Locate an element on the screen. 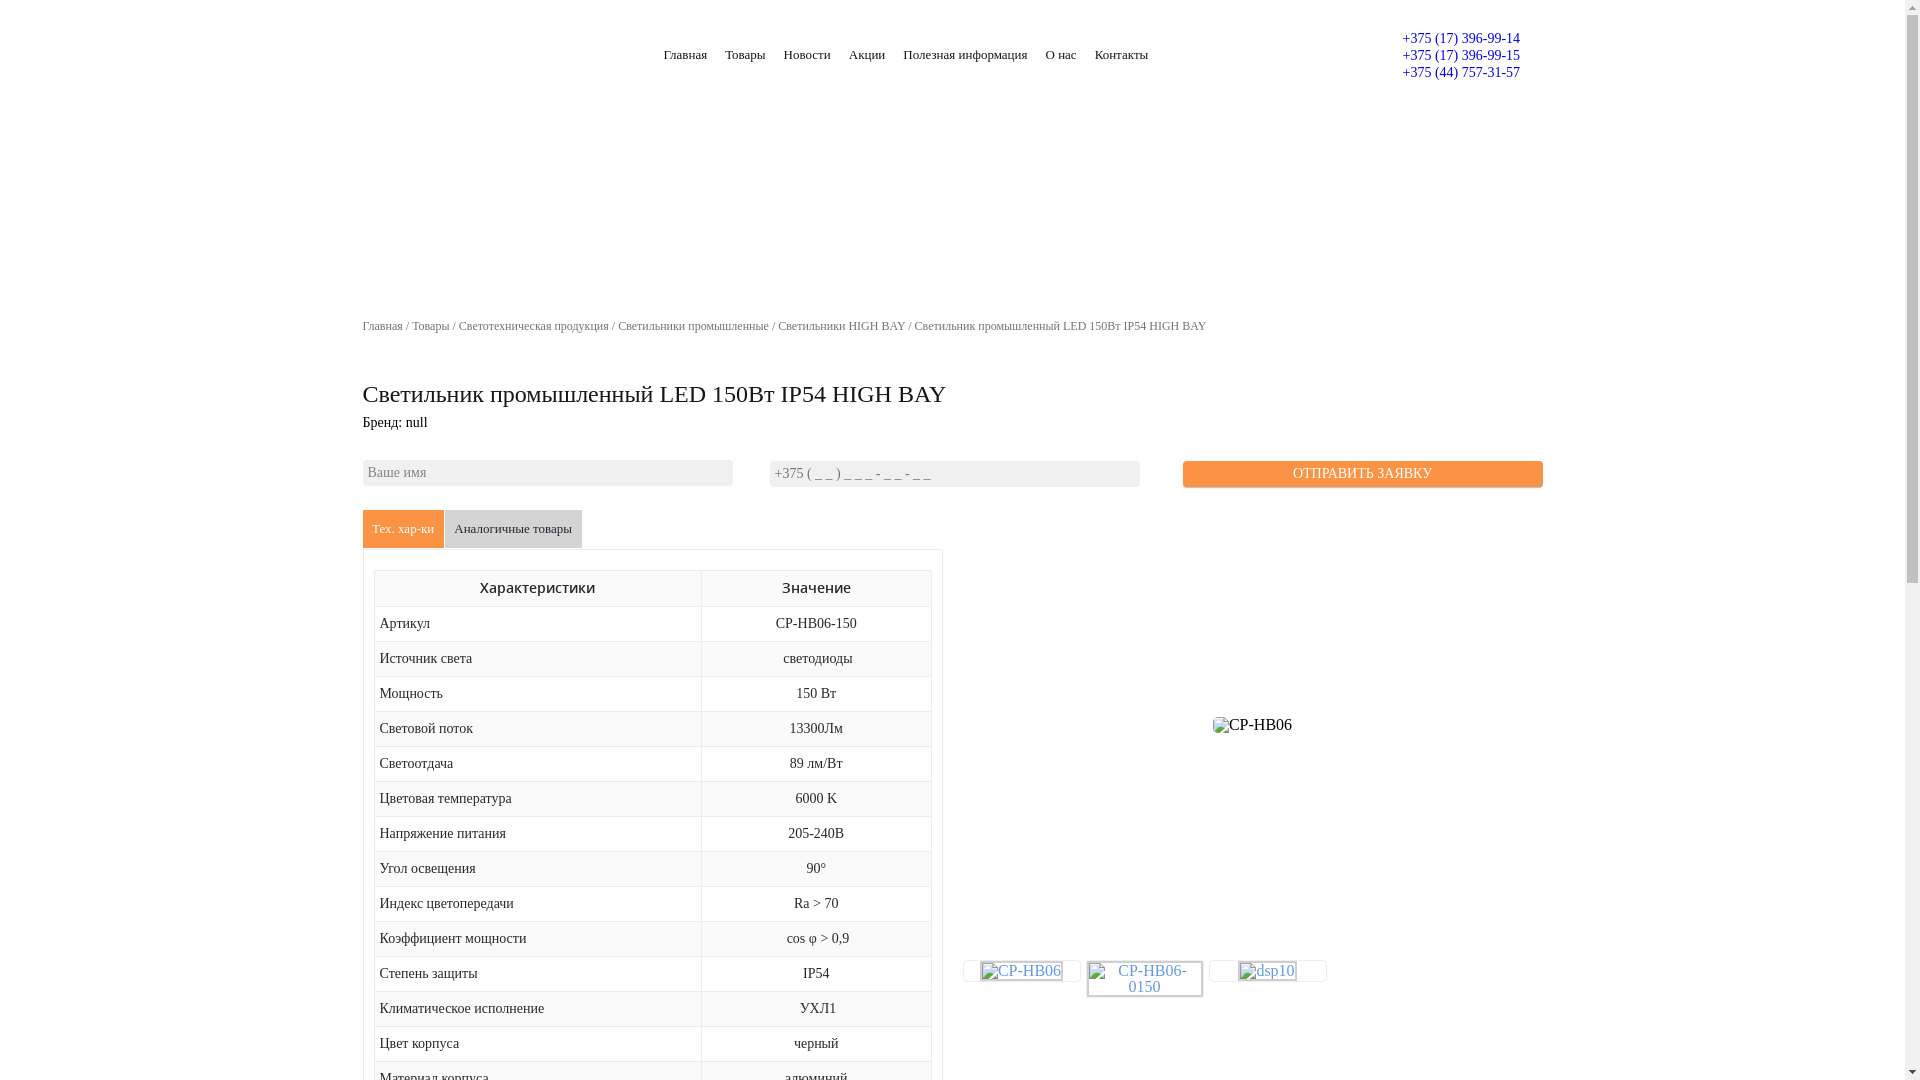 This screenshot has height=1080, width=1920. '+375 (17) 396-99-14' is located at coordinates (1460, 38).